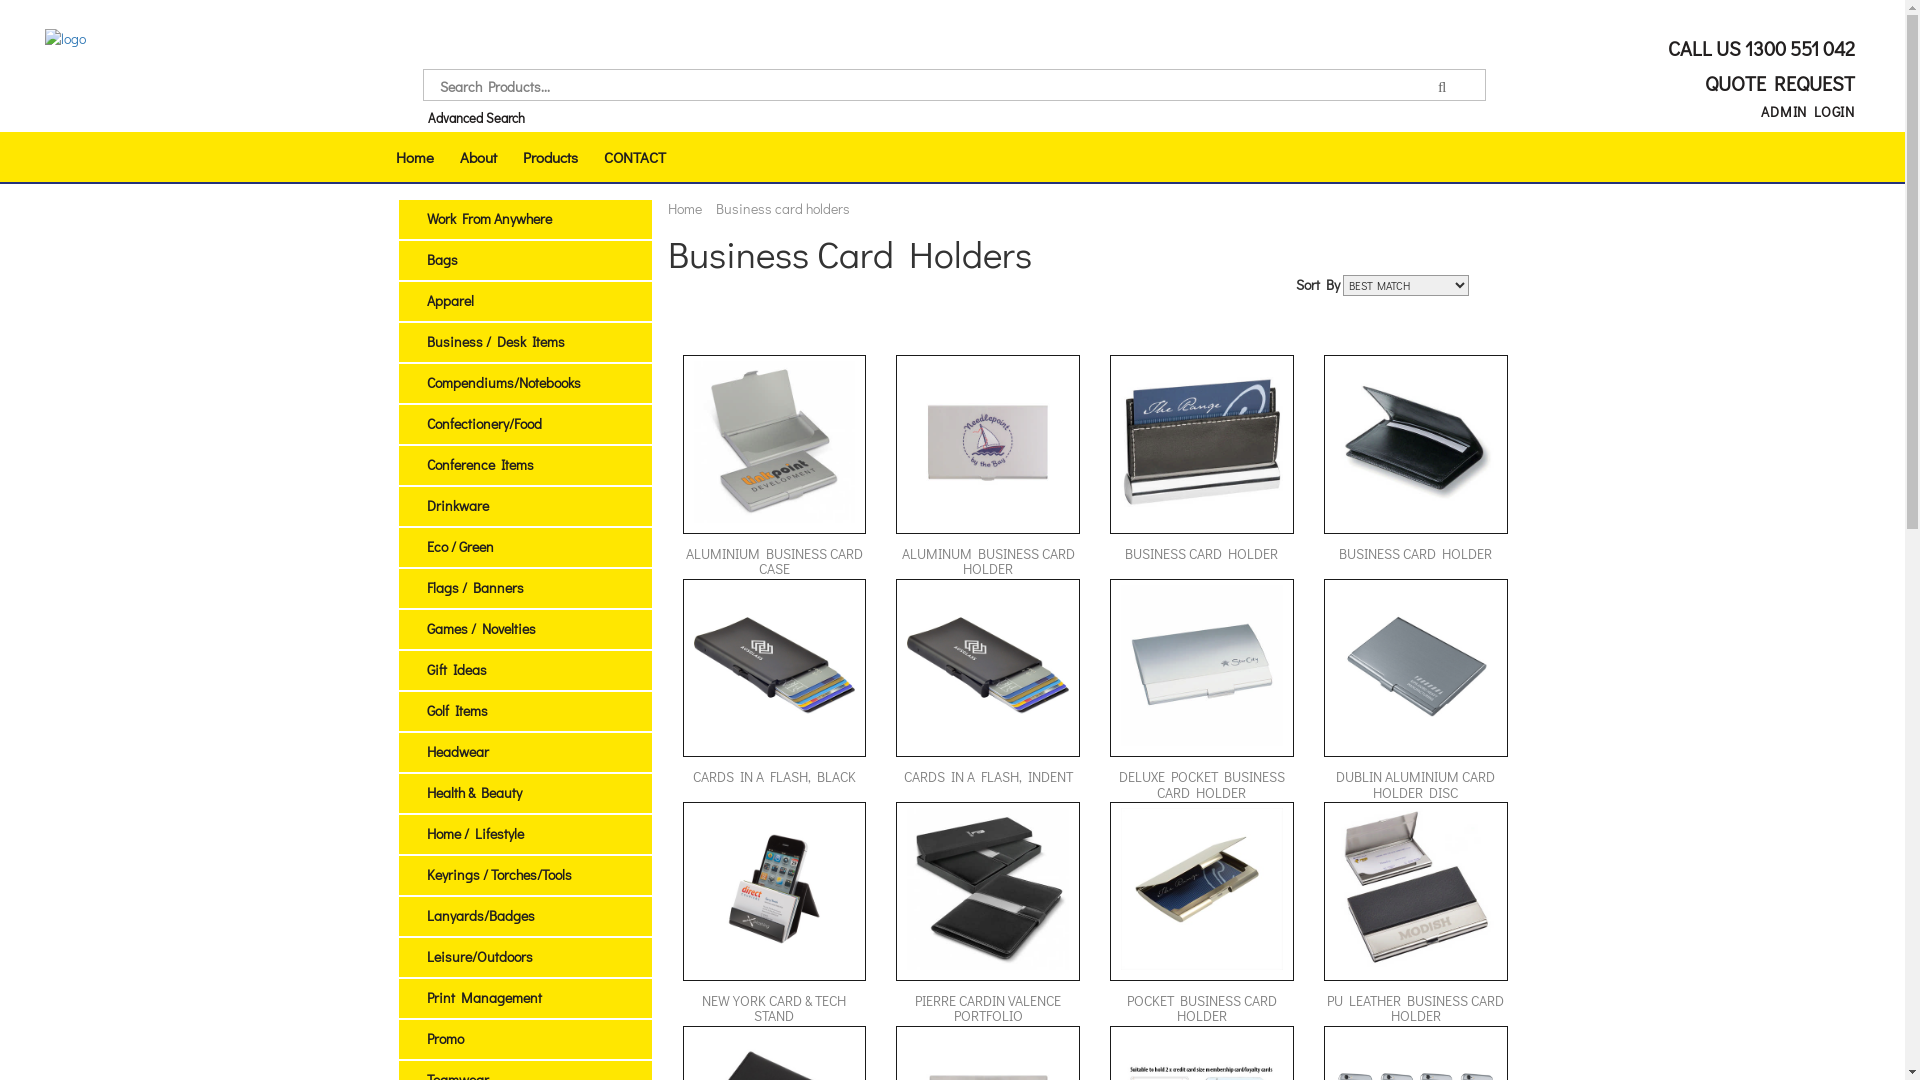 This screenshot has width=1920, height=1080. I want to click on 'QUOTE REQUEST', so click(1776, 82).